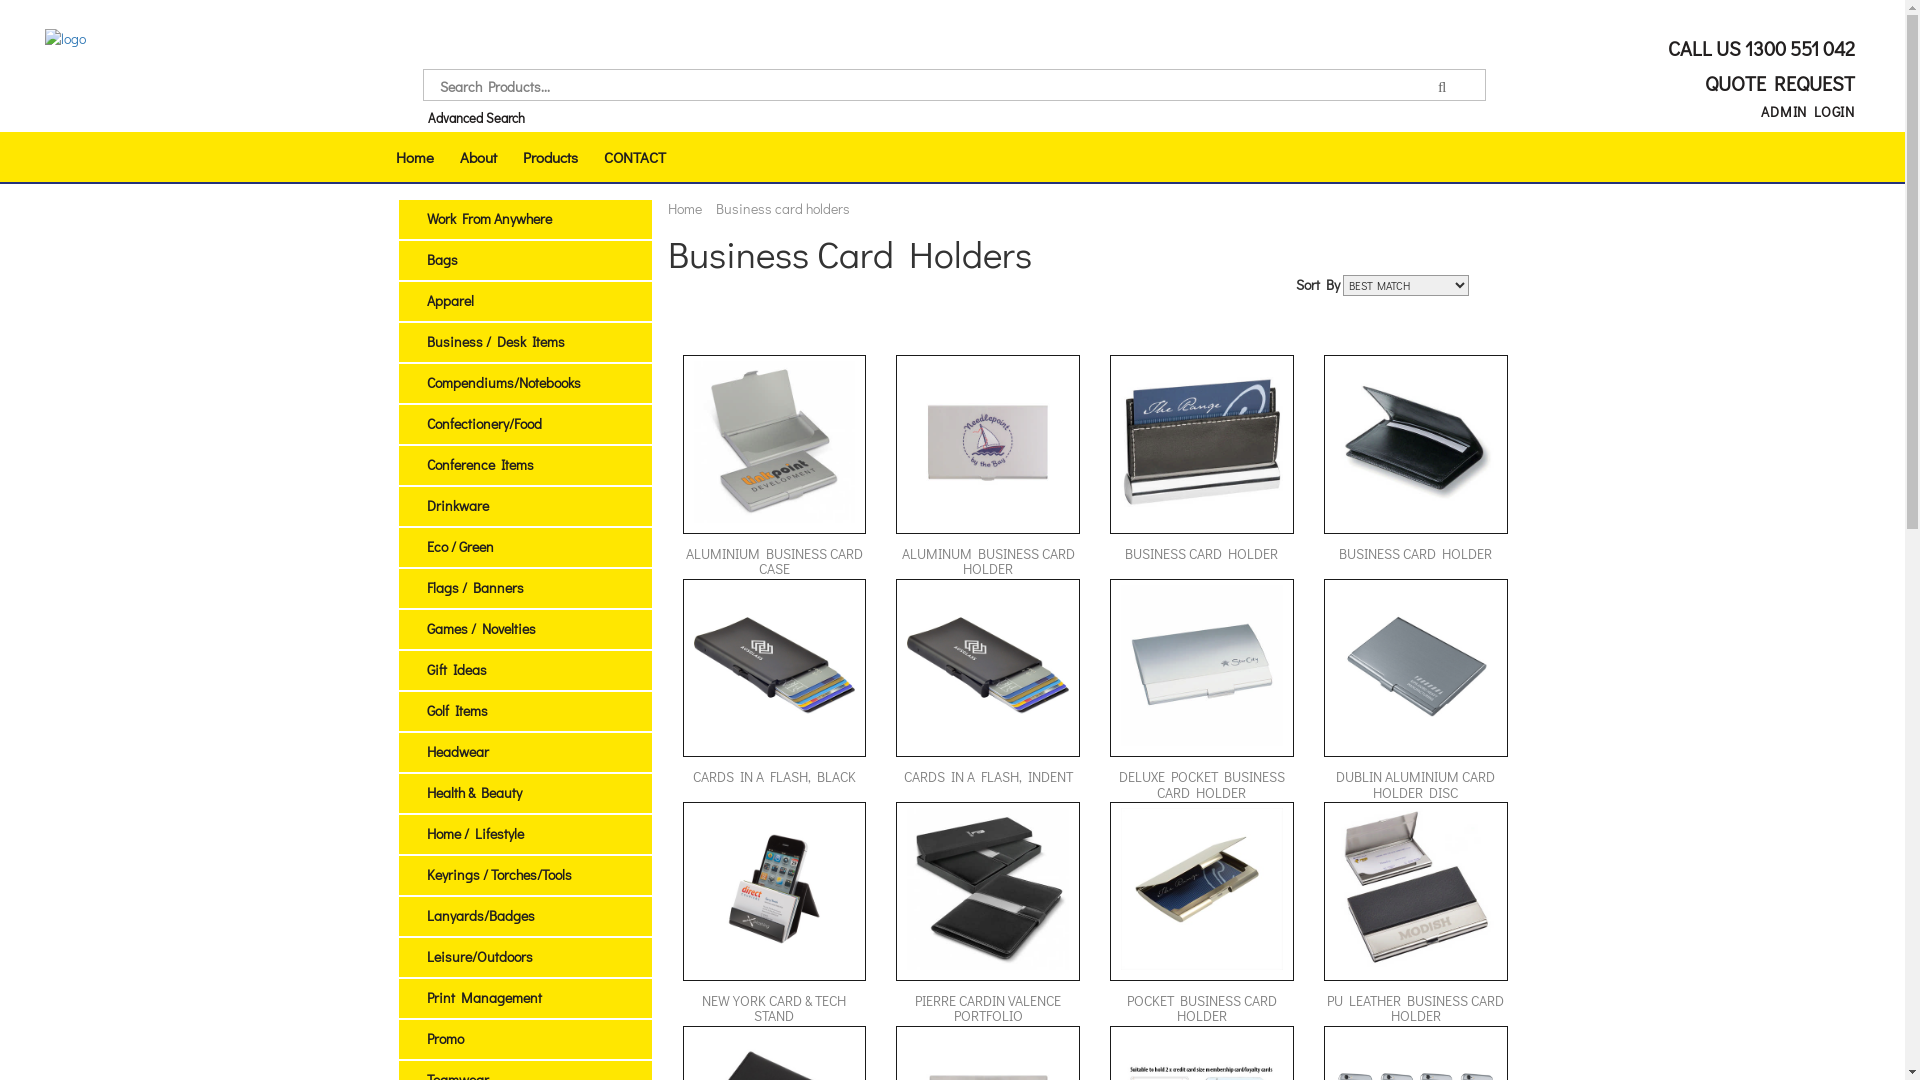 This screenshot has width=1920, height=1080. I want to click on 'QUOTE REQUEST', so click(1776, 82).